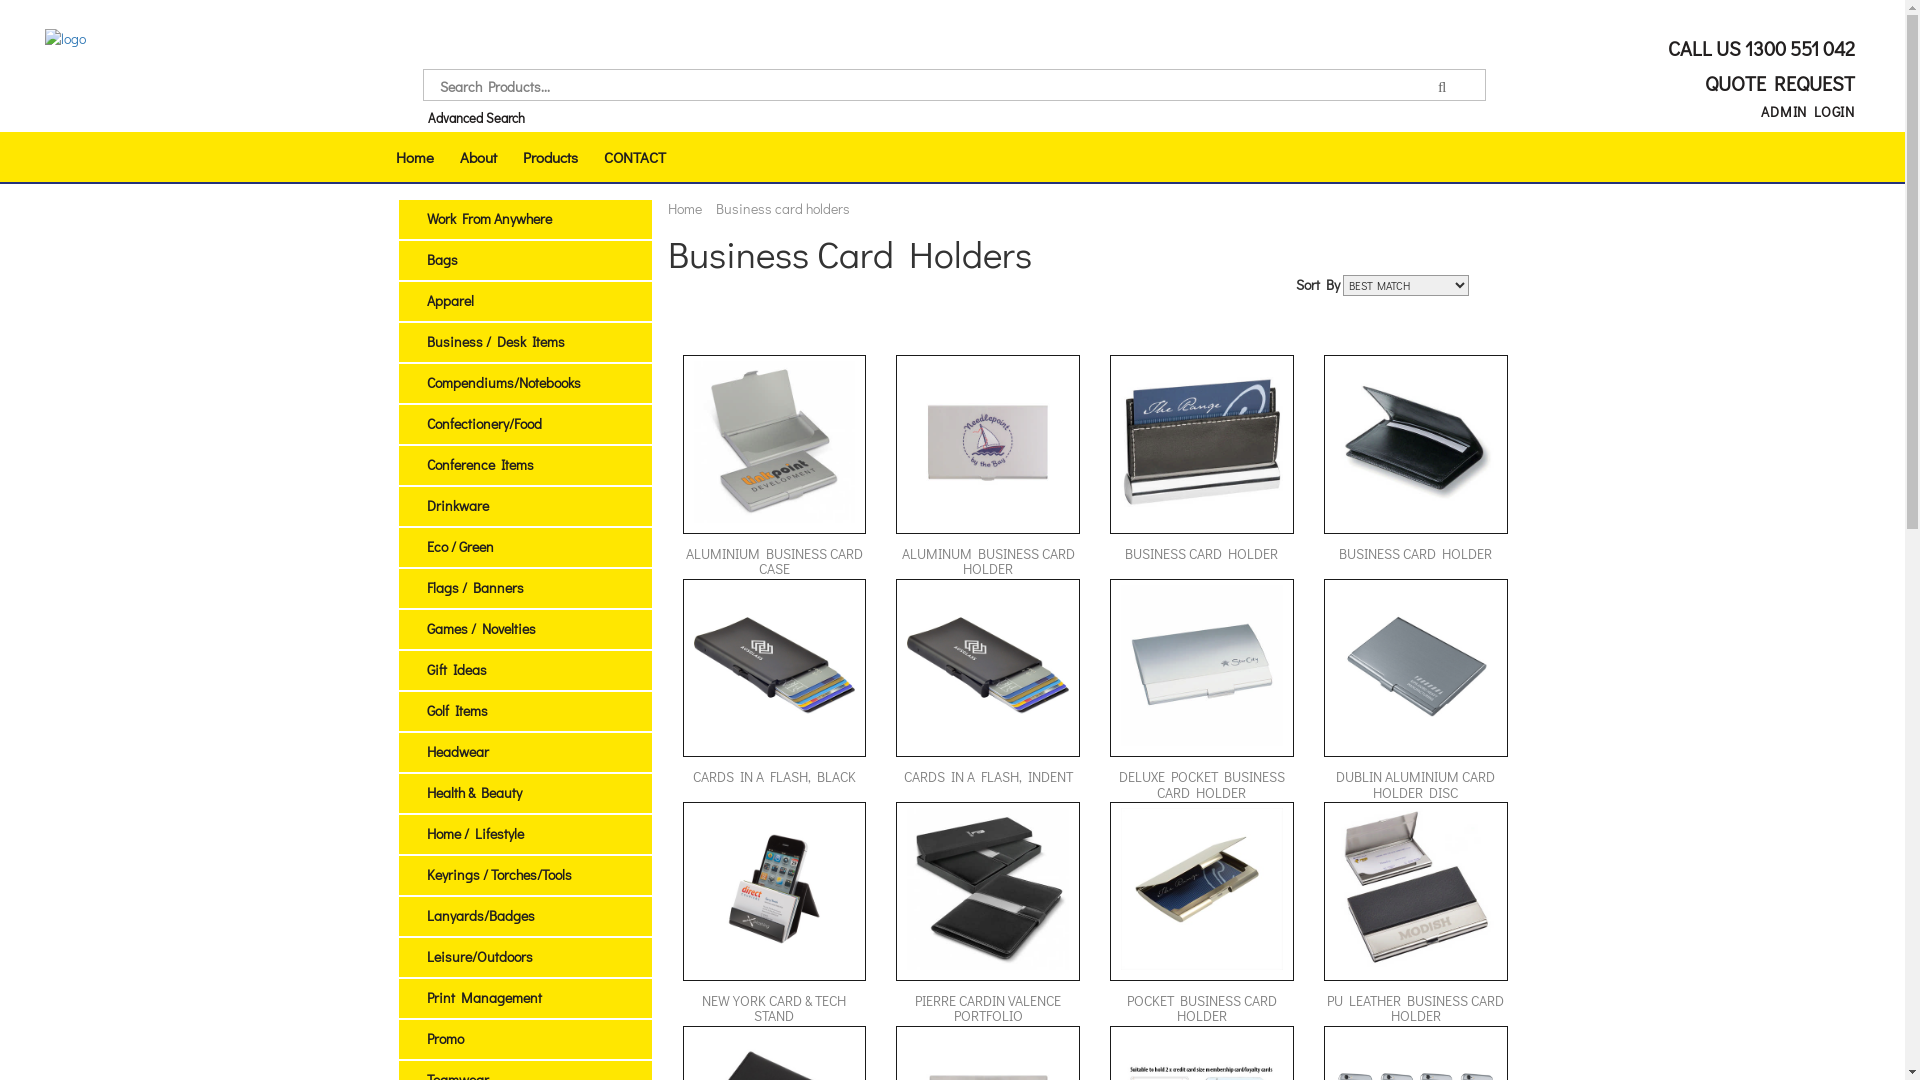 This screenshot has width=1920, height=1080. I want to click on 'QUOTE REQUEST', so click(1776, 82).